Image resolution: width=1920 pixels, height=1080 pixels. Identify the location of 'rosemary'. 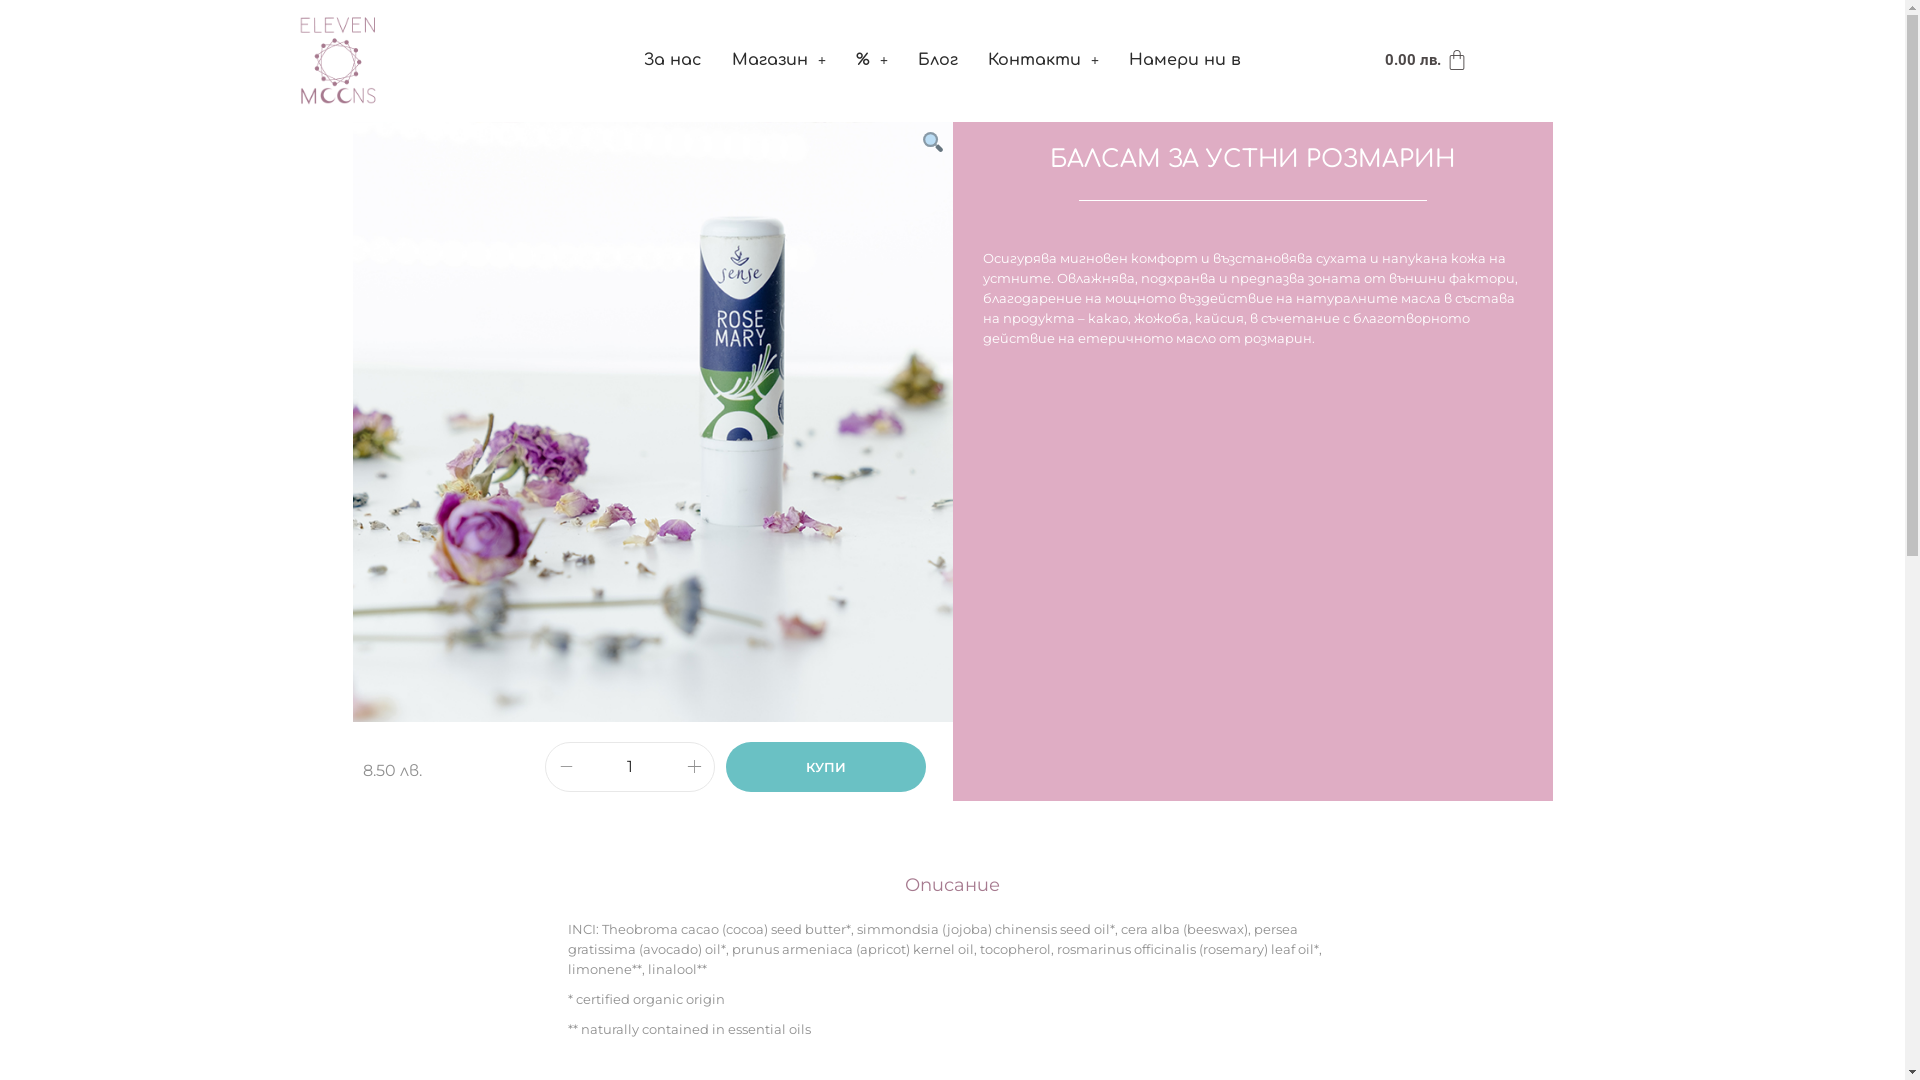
(652, 420).